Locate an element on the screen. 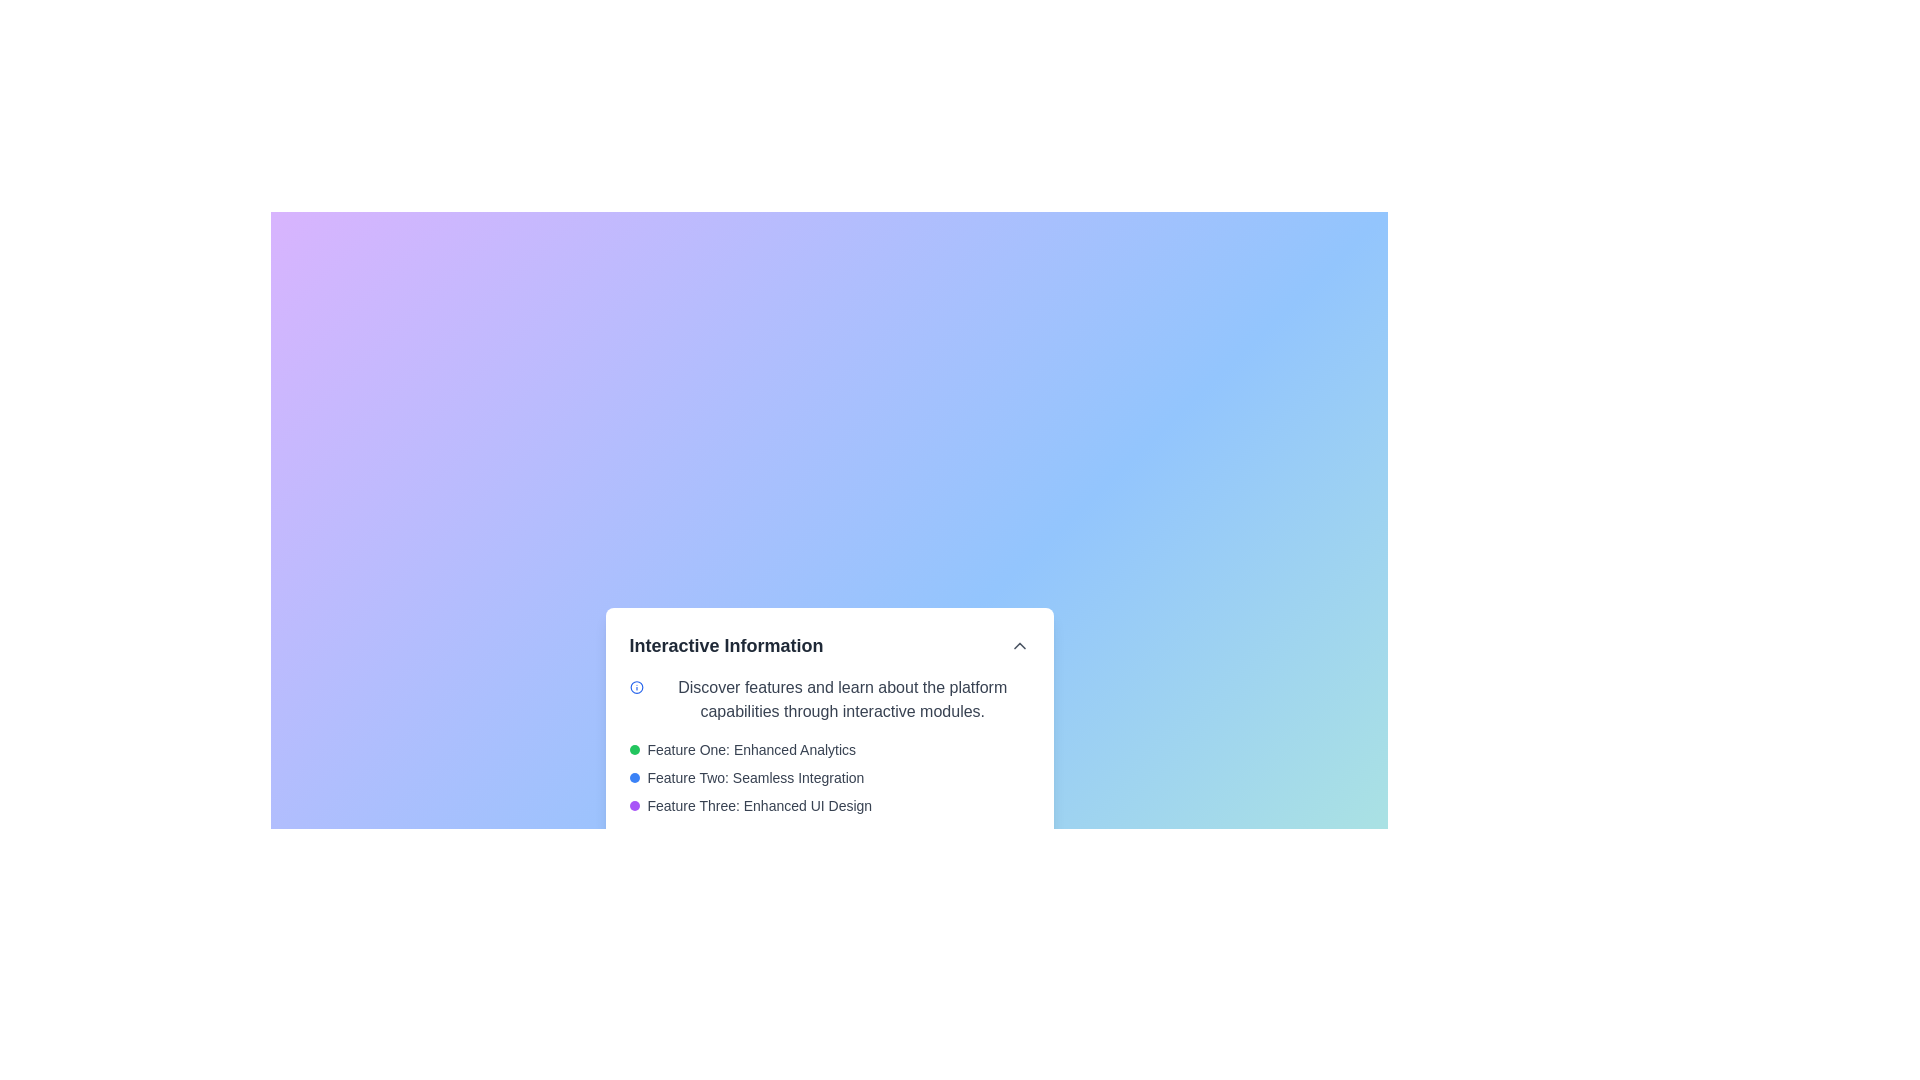  the small, circular purple bullet point located to the left of the text 'Feature Three: Enhanced UI Design' is located at coordinates (633, 805).